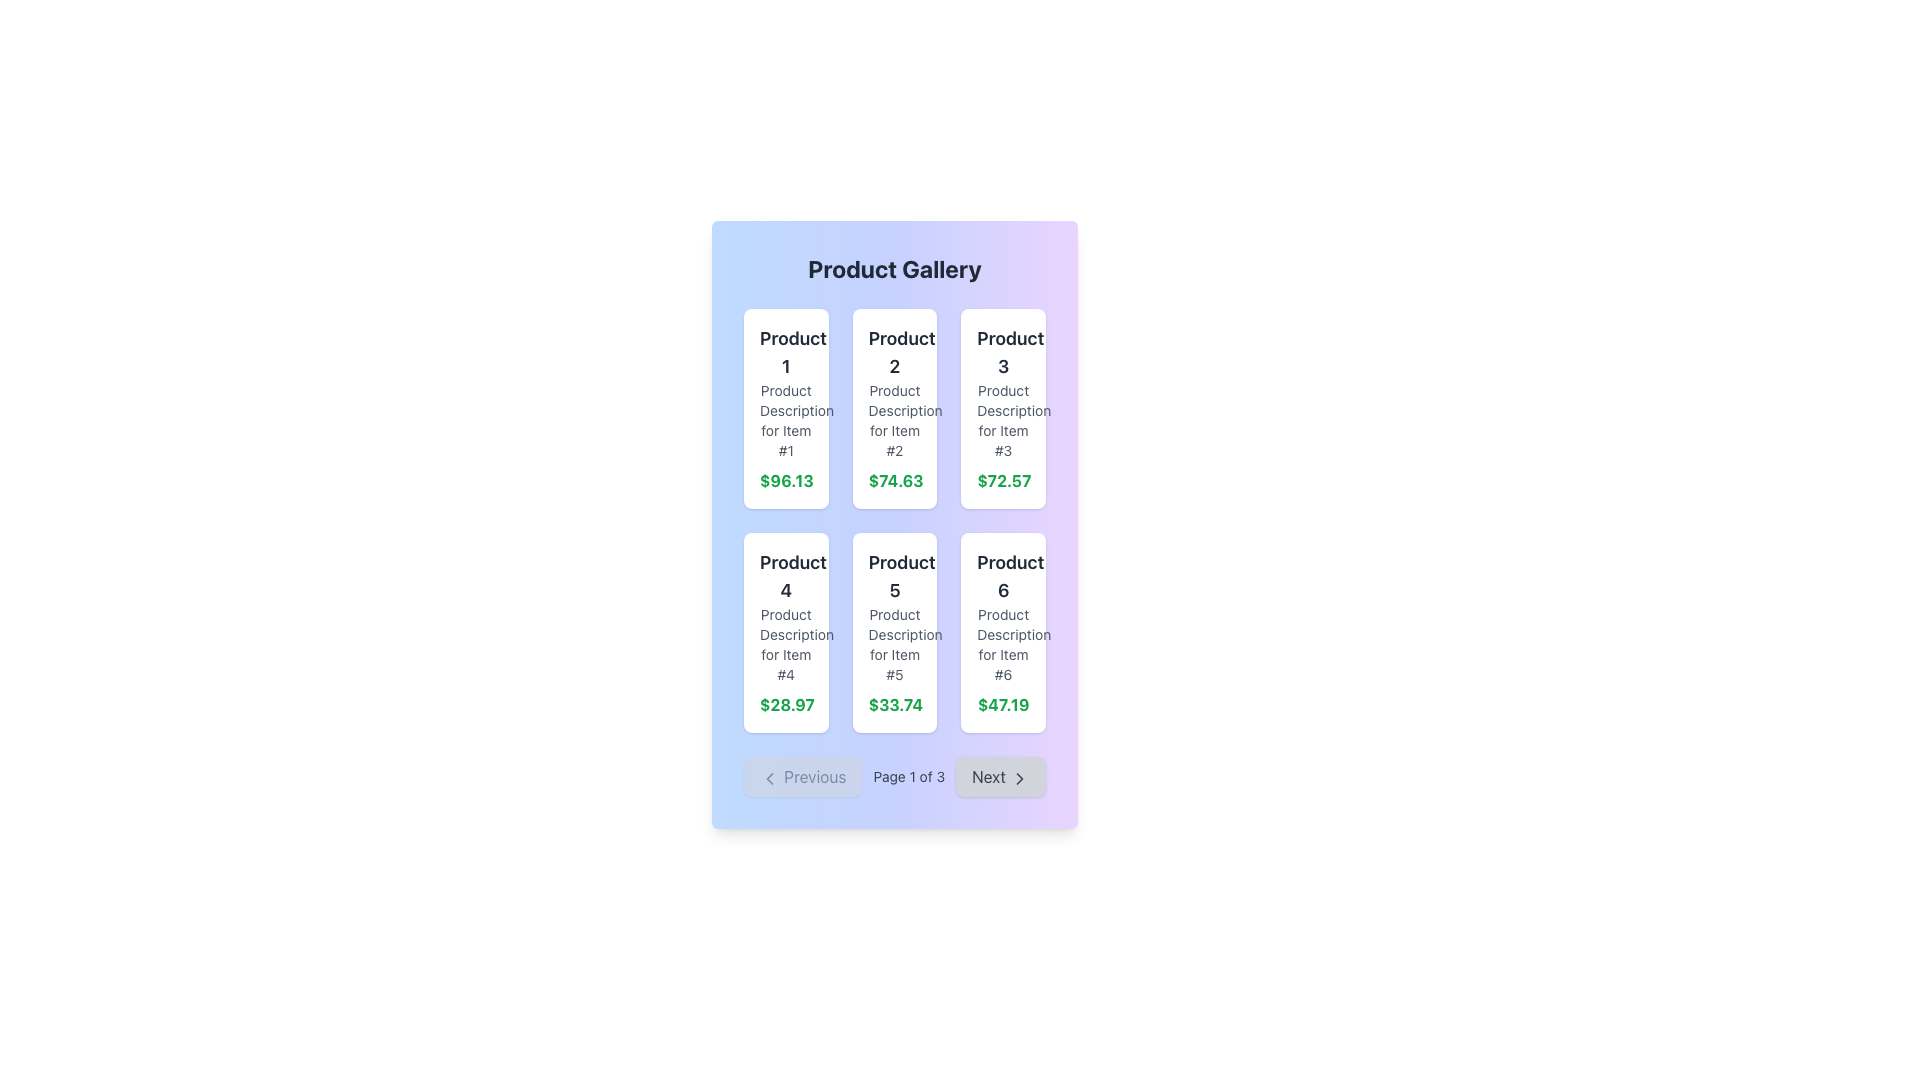  Describe the element at coordinates (893, 632) in the screenshot. I see `the rectangular card titled 'Product 5' with a white background and rounded corners, located in the 'Product Gallery' between 'Product 4' and 'Product 6'` at that location.